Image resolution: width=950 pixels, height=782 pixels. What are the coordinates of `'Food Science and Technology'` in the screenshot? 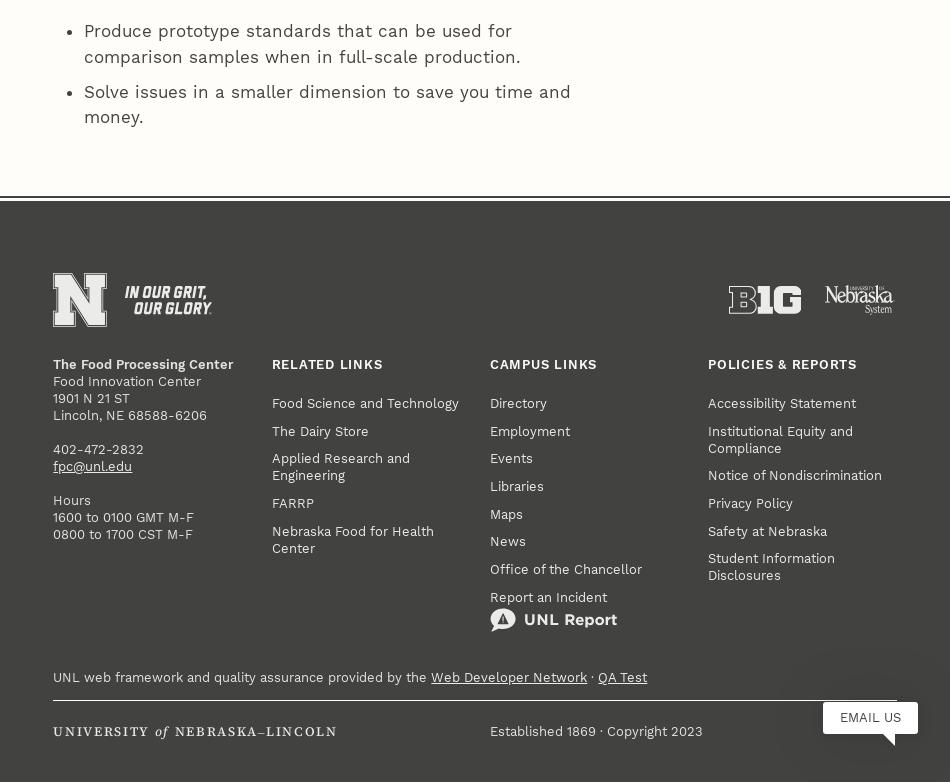 It's located at (363, 88).